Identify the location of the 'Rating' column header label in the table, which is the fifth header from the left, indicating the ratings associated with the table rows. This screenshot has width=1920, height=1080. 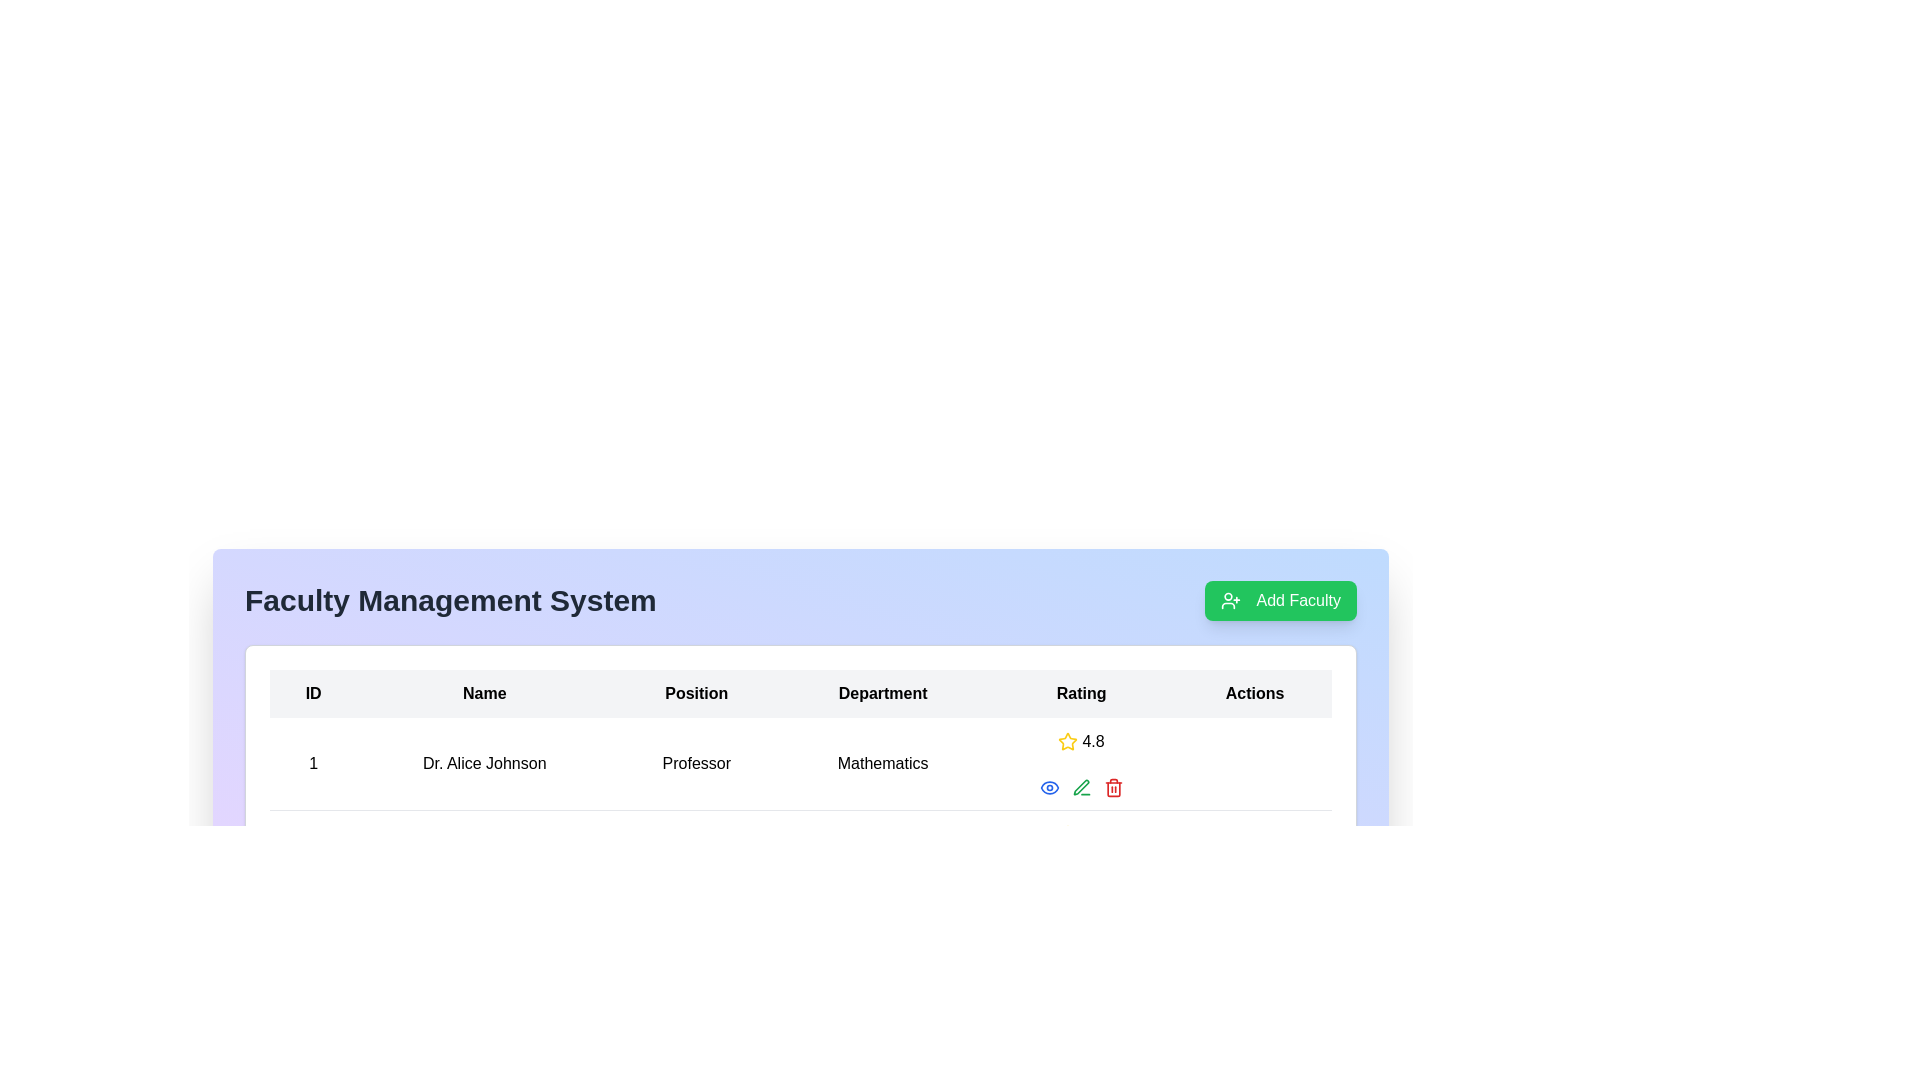
(1080, 693).